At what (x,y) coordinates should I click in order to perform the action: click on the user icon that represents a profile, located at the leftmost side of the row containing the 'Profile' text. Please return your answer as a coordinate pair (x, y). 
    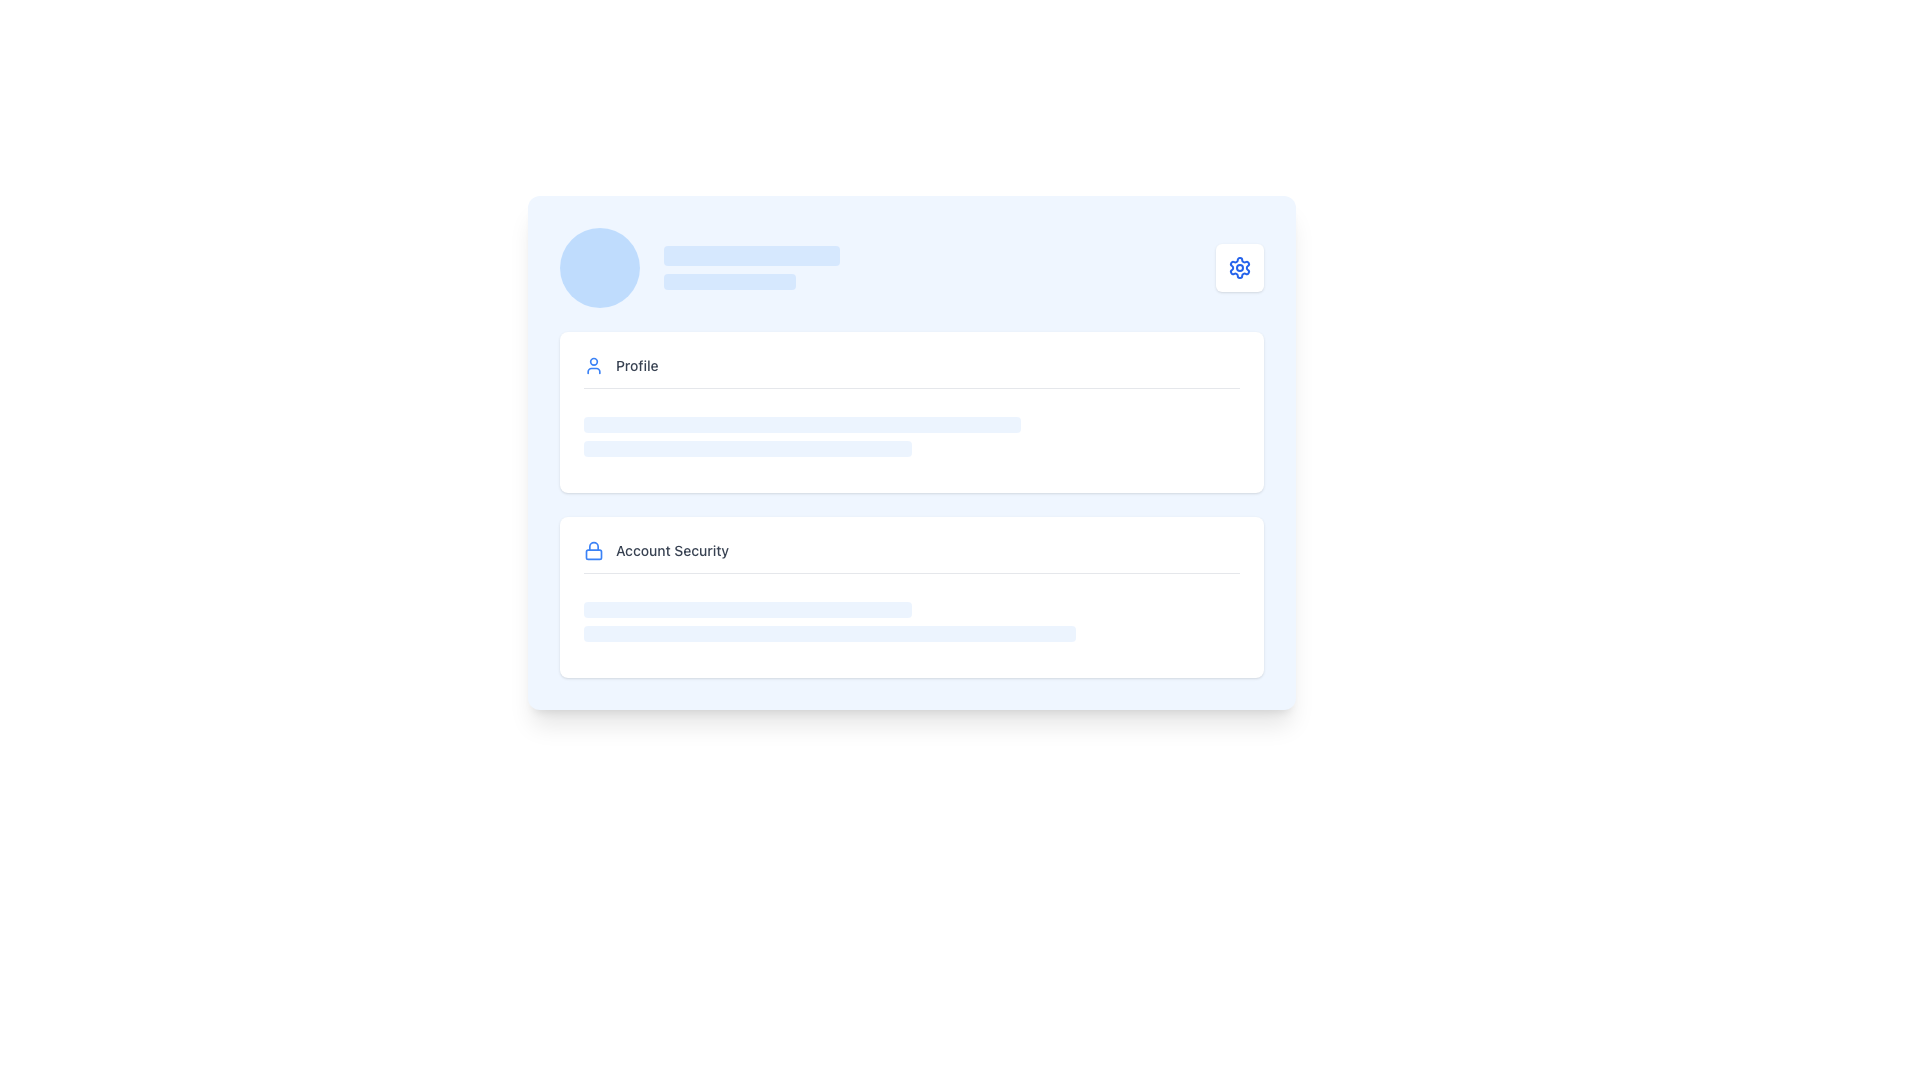
    Looking at the image, I should click on (593, 366).